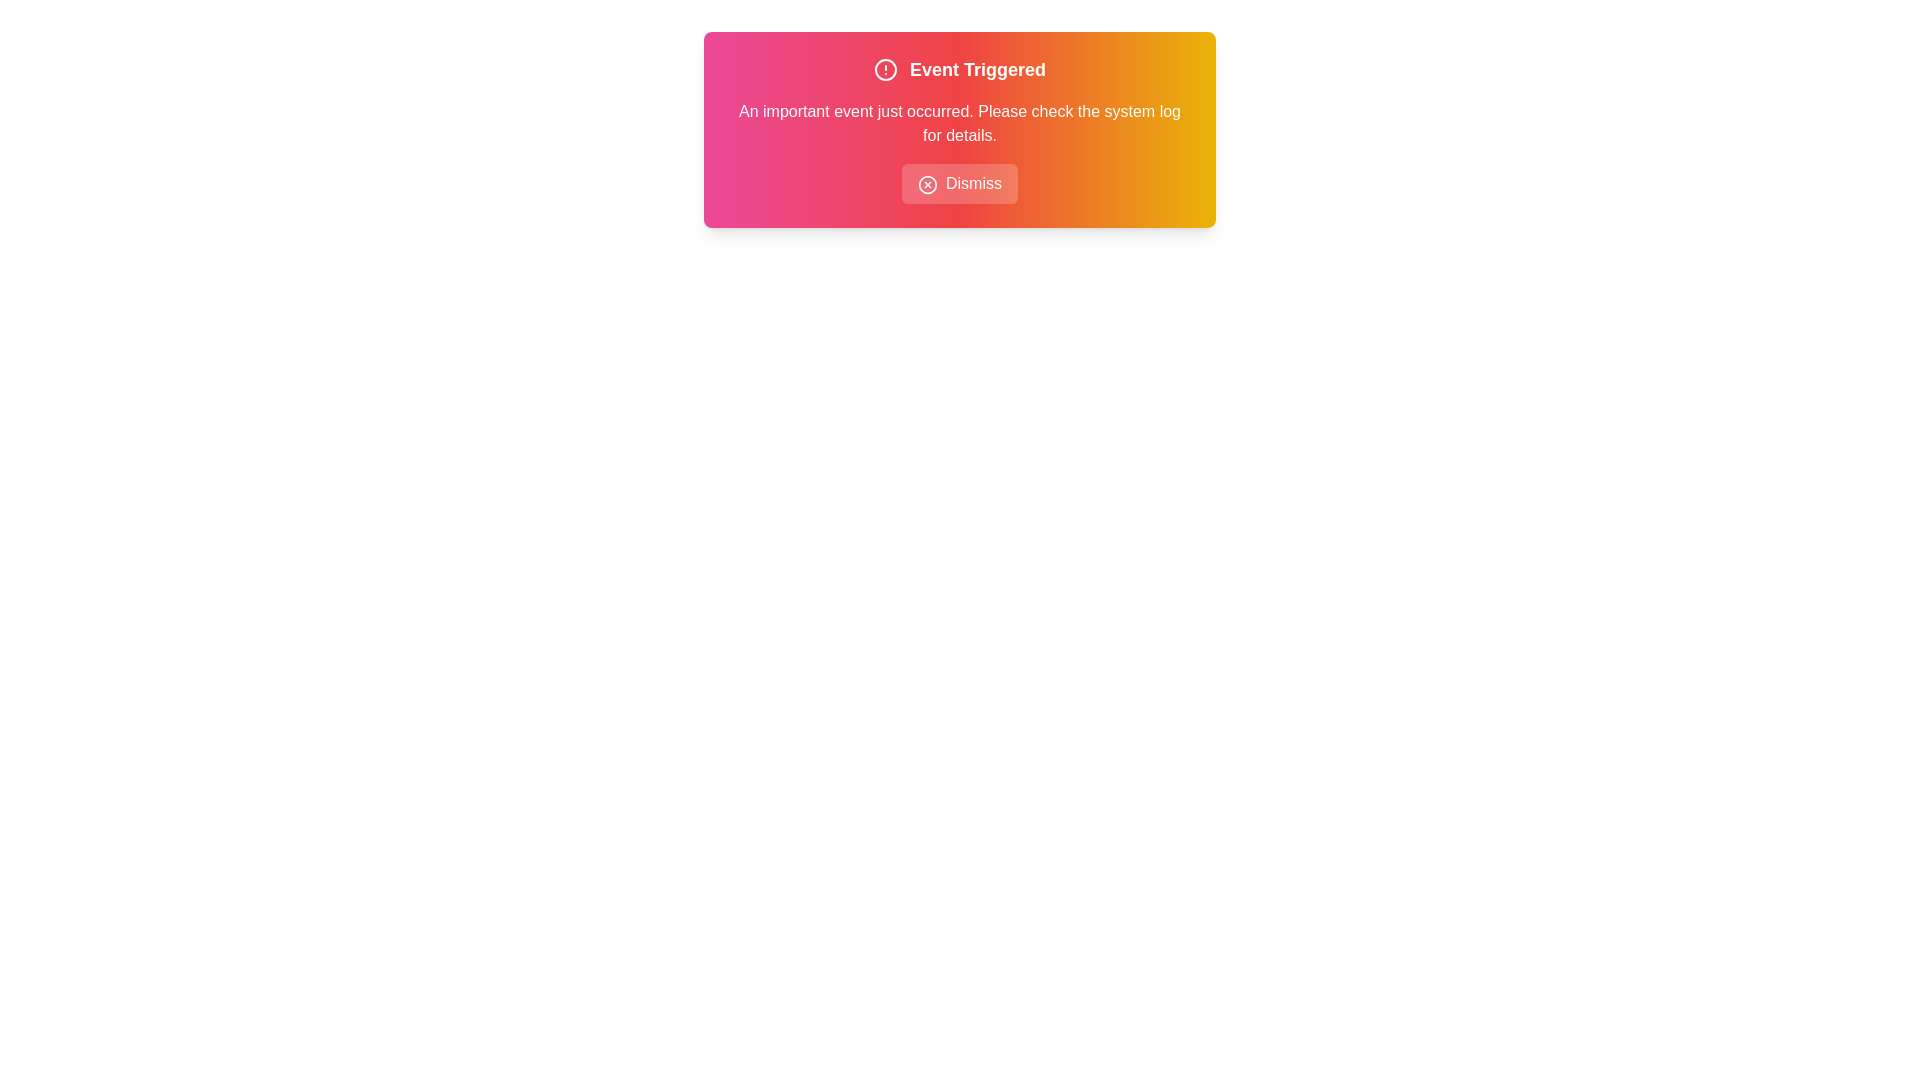  I want to click on the 'Dismiss' button, which is a rounded rectangle with a light transparency effect and contains a circular 'X' icon, located at the bottom of the dialog box, so click(960, 184).